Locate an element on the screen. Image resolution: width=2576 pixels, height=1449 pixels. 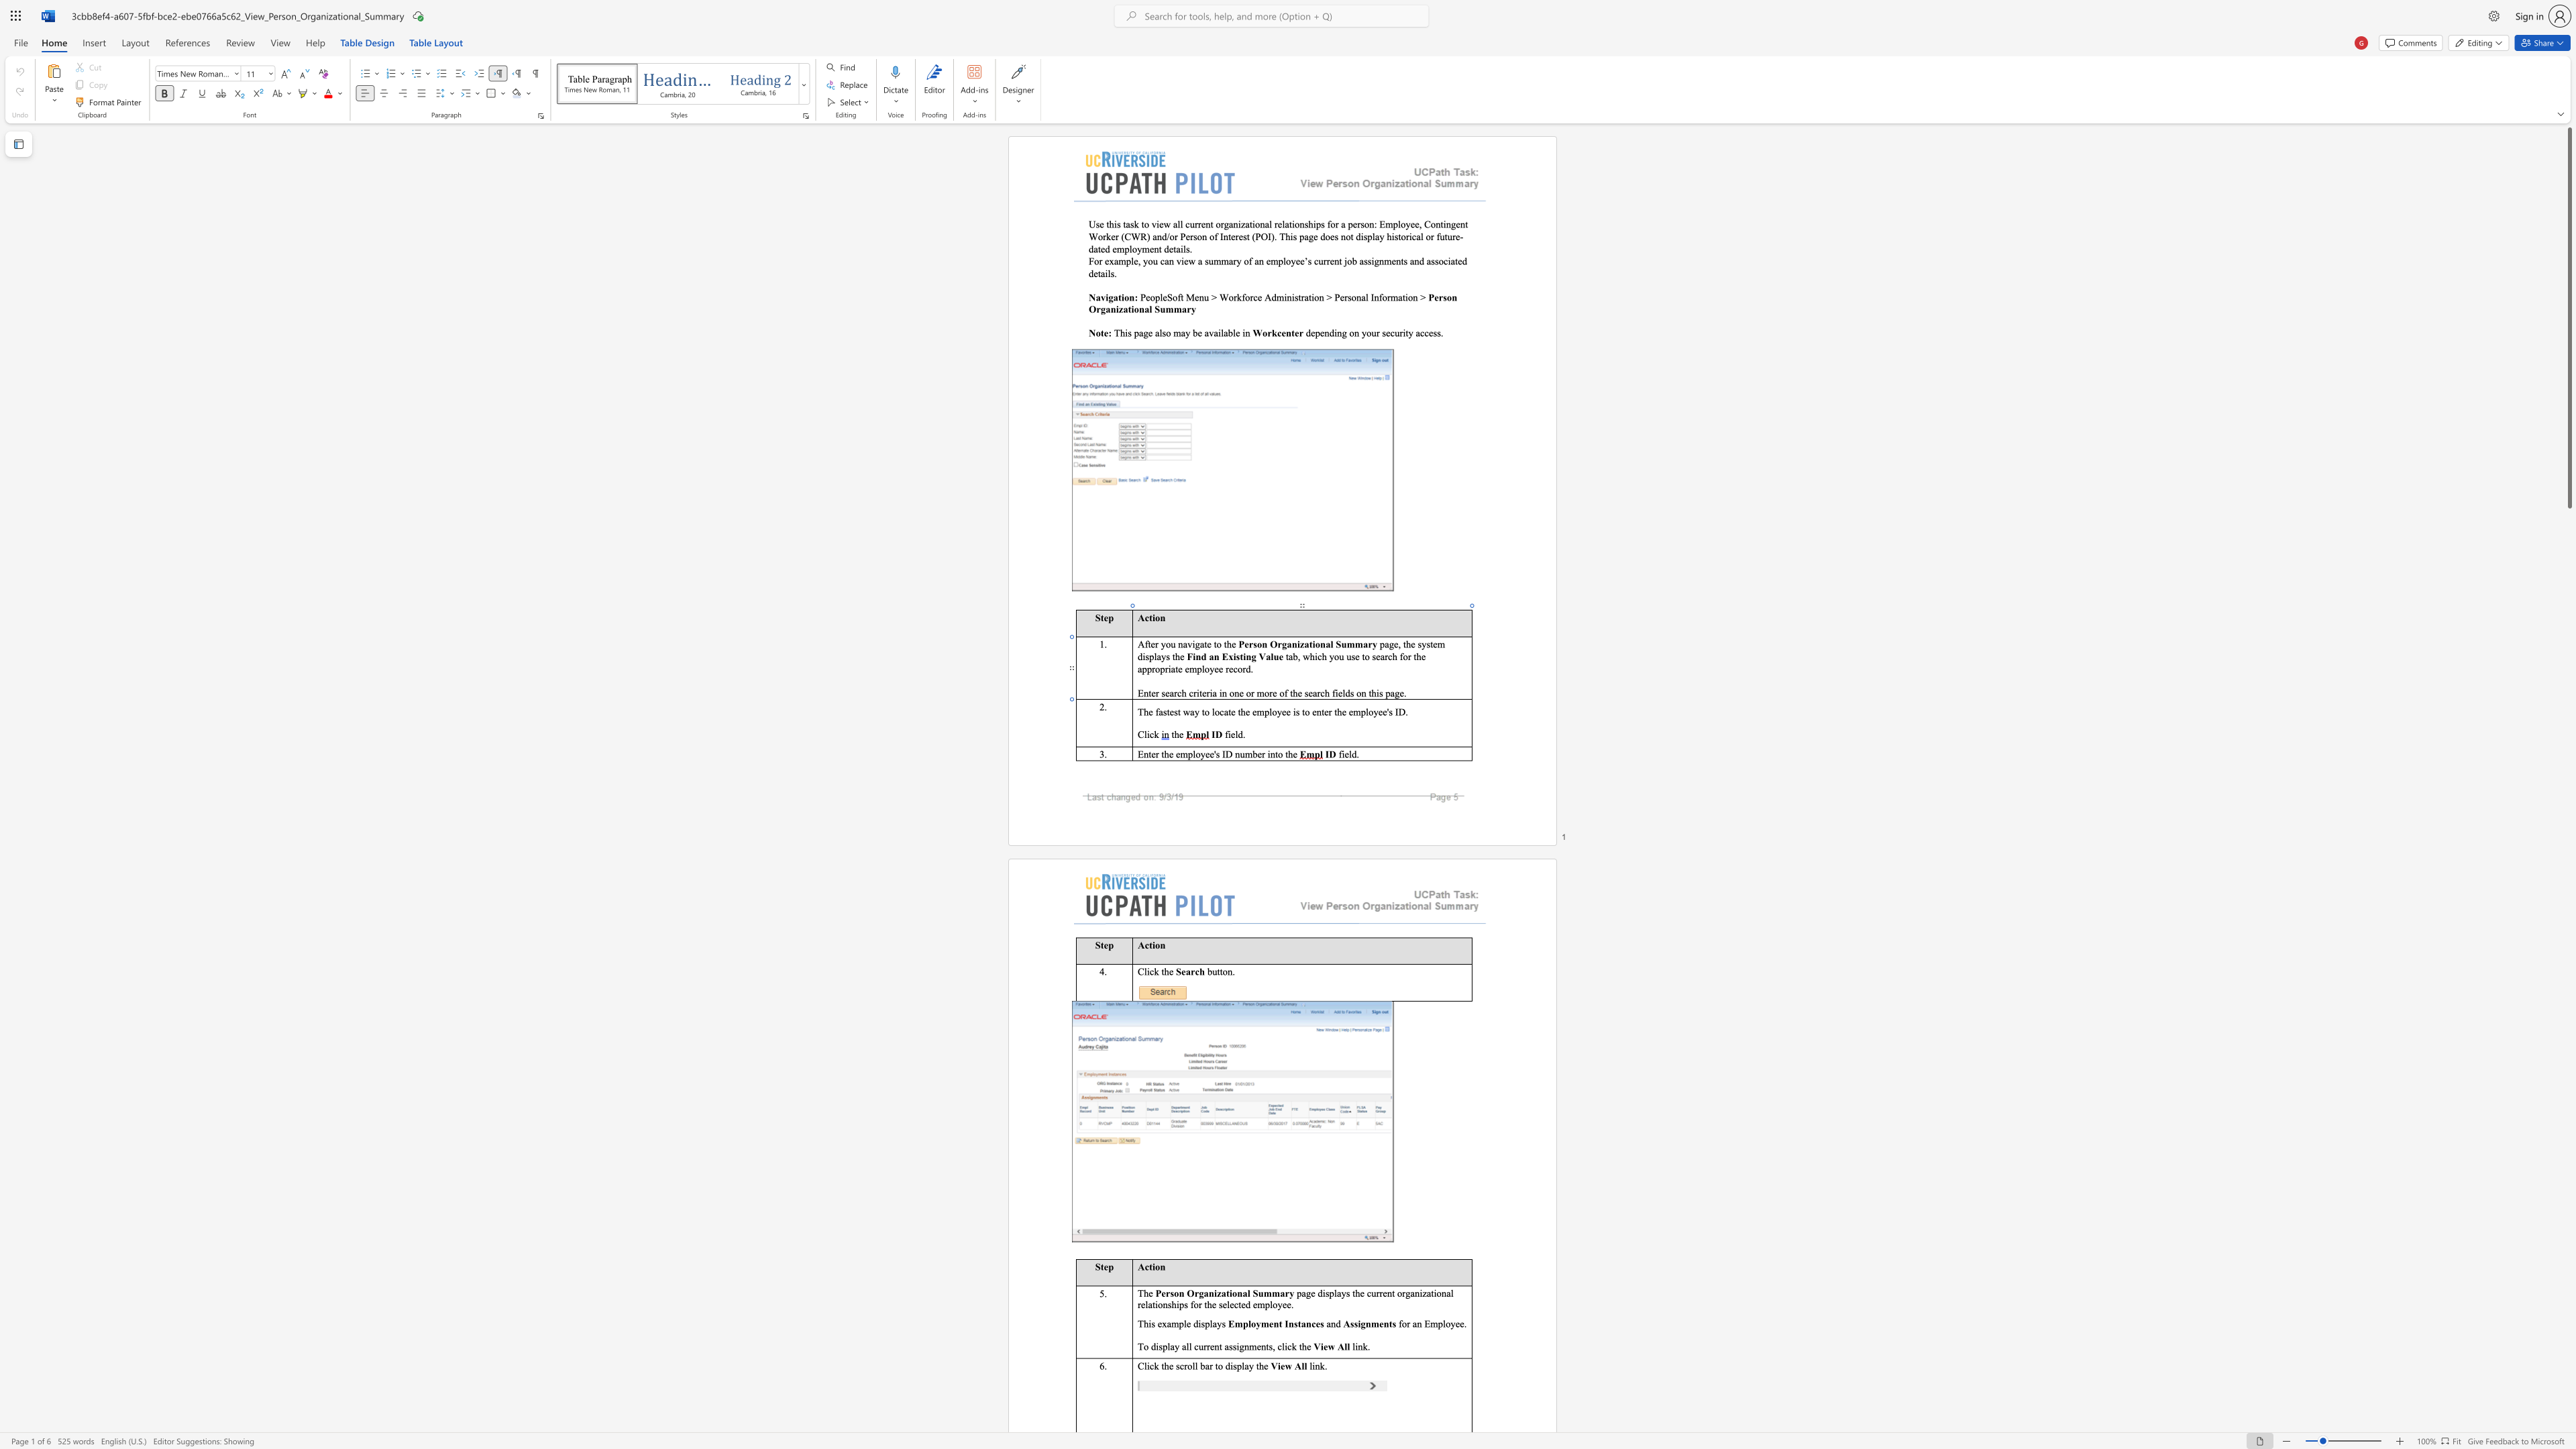
the 1th character "o" in the text is located at coordinates (1197, 753).